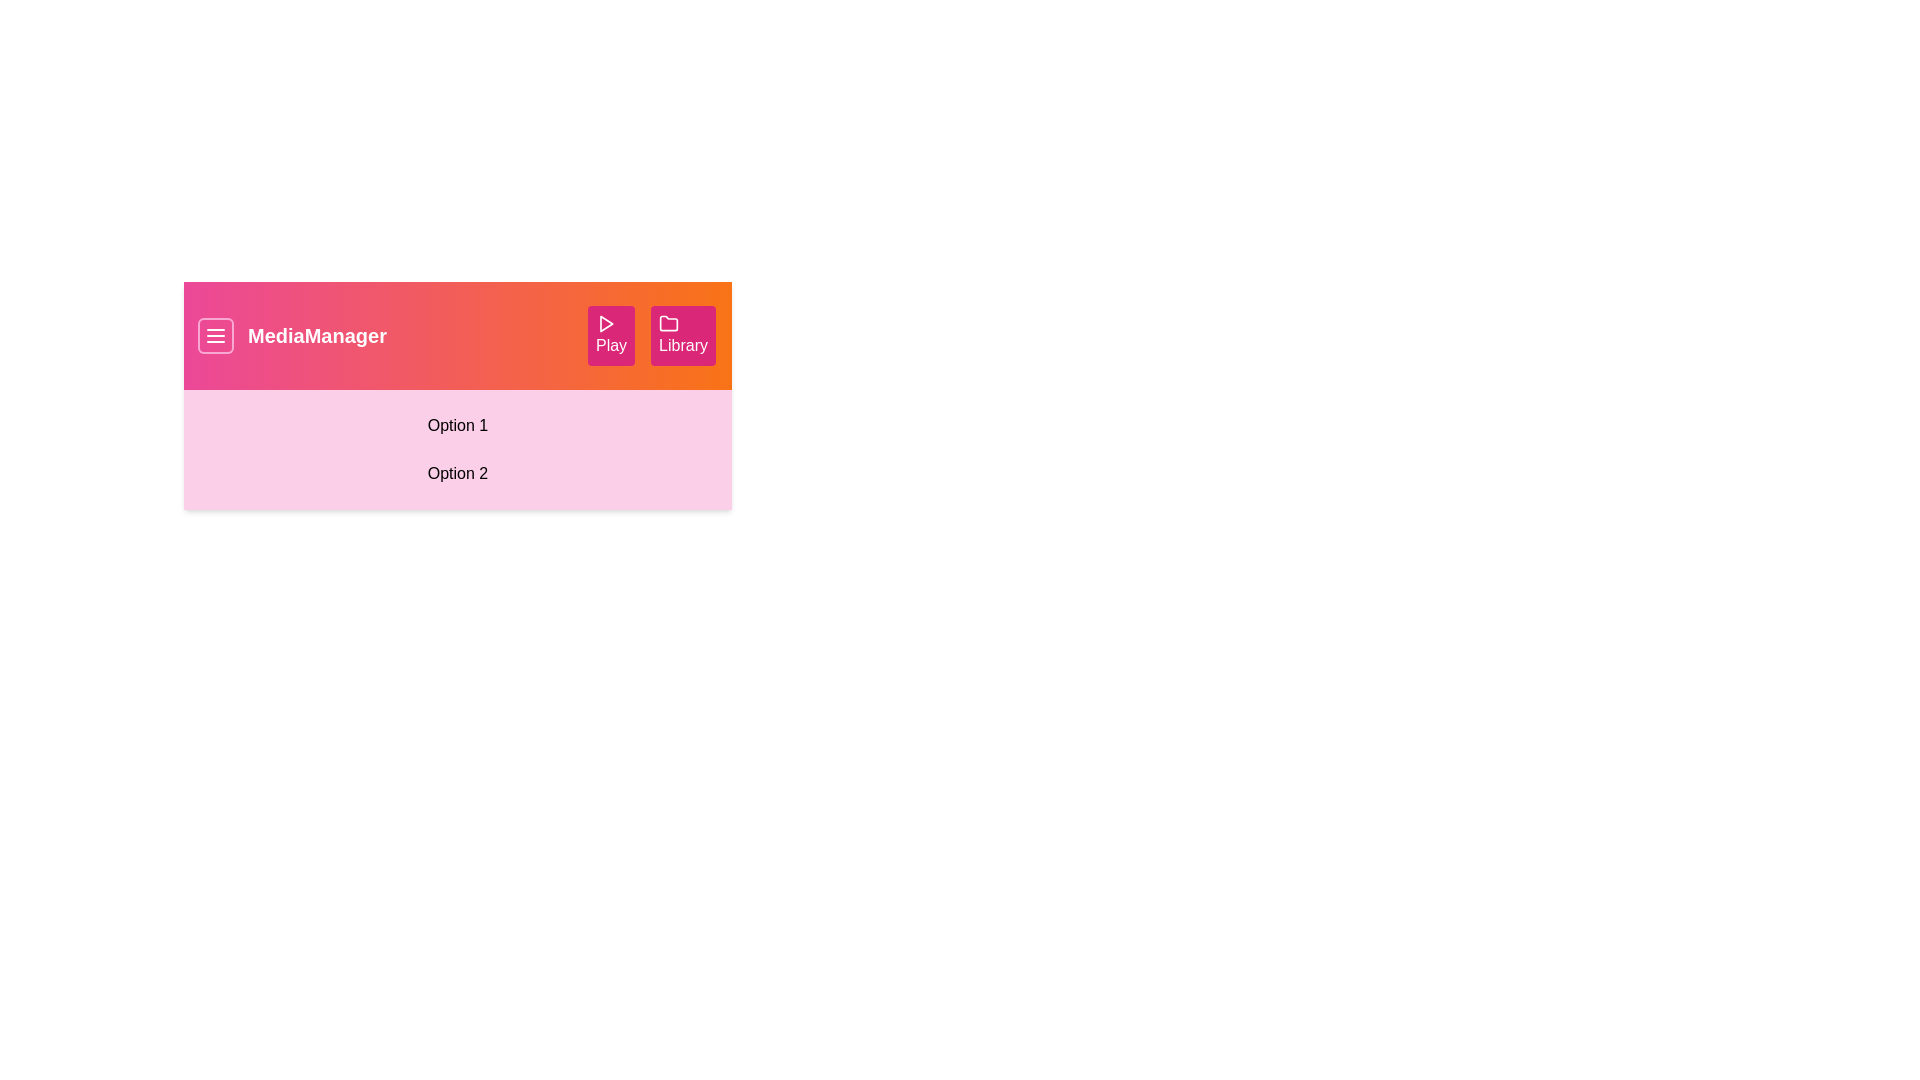 The image size is (1920, 1080). I want to click on the menu option Option 1, so click(456, 424).